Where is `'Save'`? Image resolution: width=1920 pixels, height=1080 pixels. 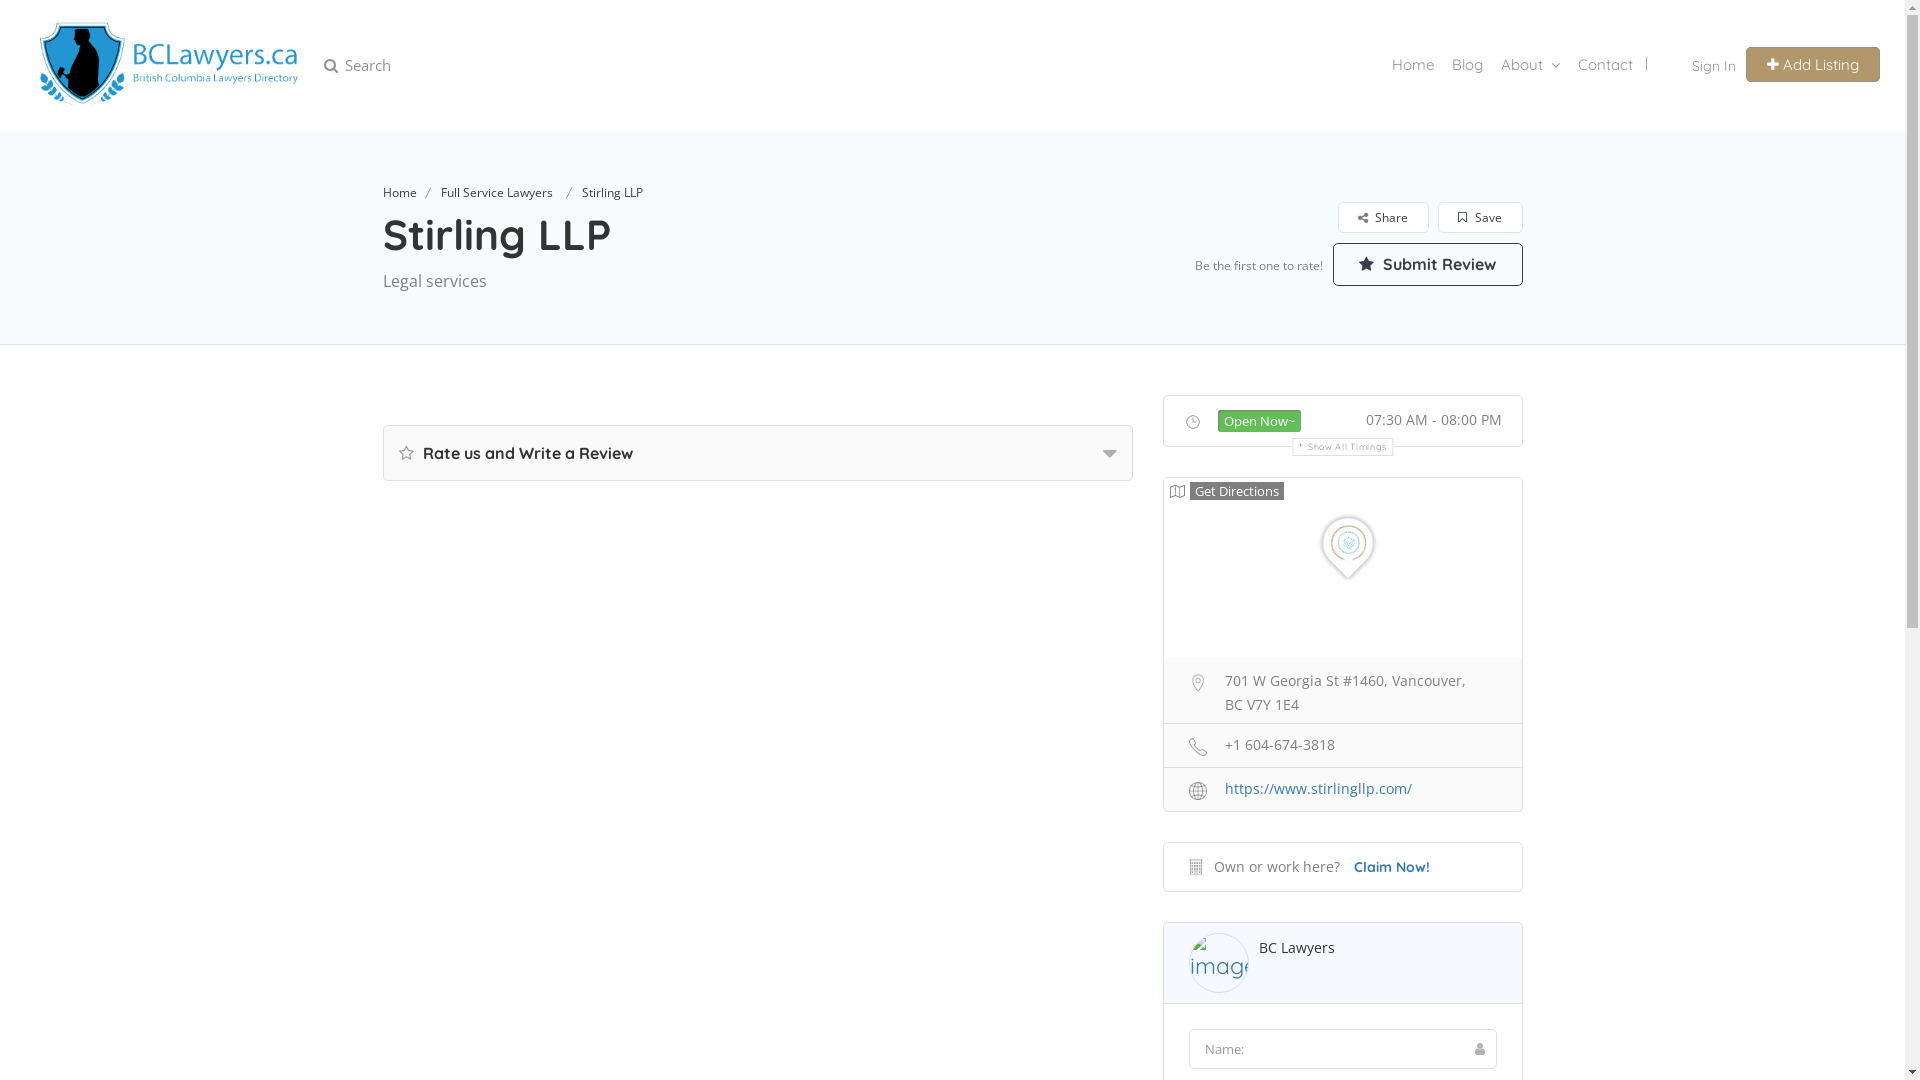 'Save' is located at coordinates (1478, 217).